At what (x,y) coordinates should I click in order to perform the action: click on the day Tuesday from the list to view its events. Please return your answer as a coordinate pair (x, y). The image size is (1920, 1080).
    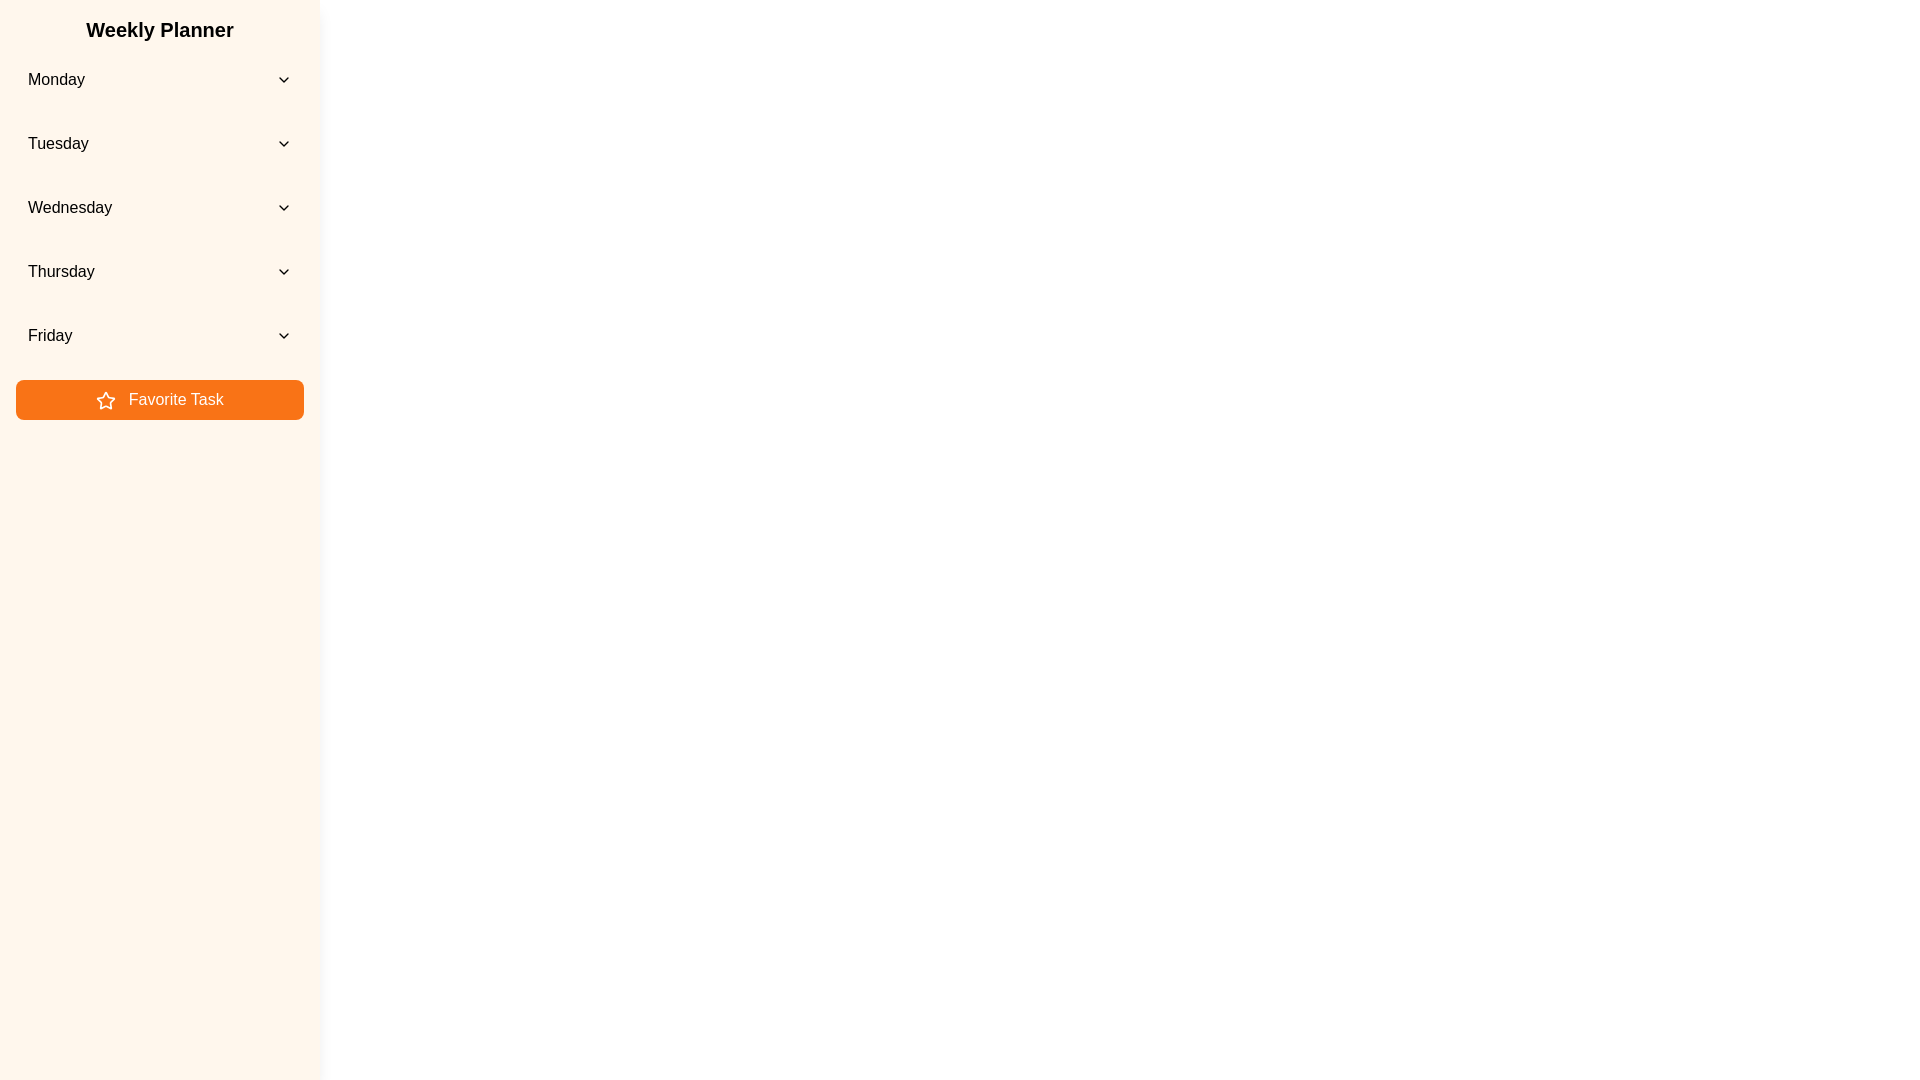
    Looking at the image, I should click on (158, 142).